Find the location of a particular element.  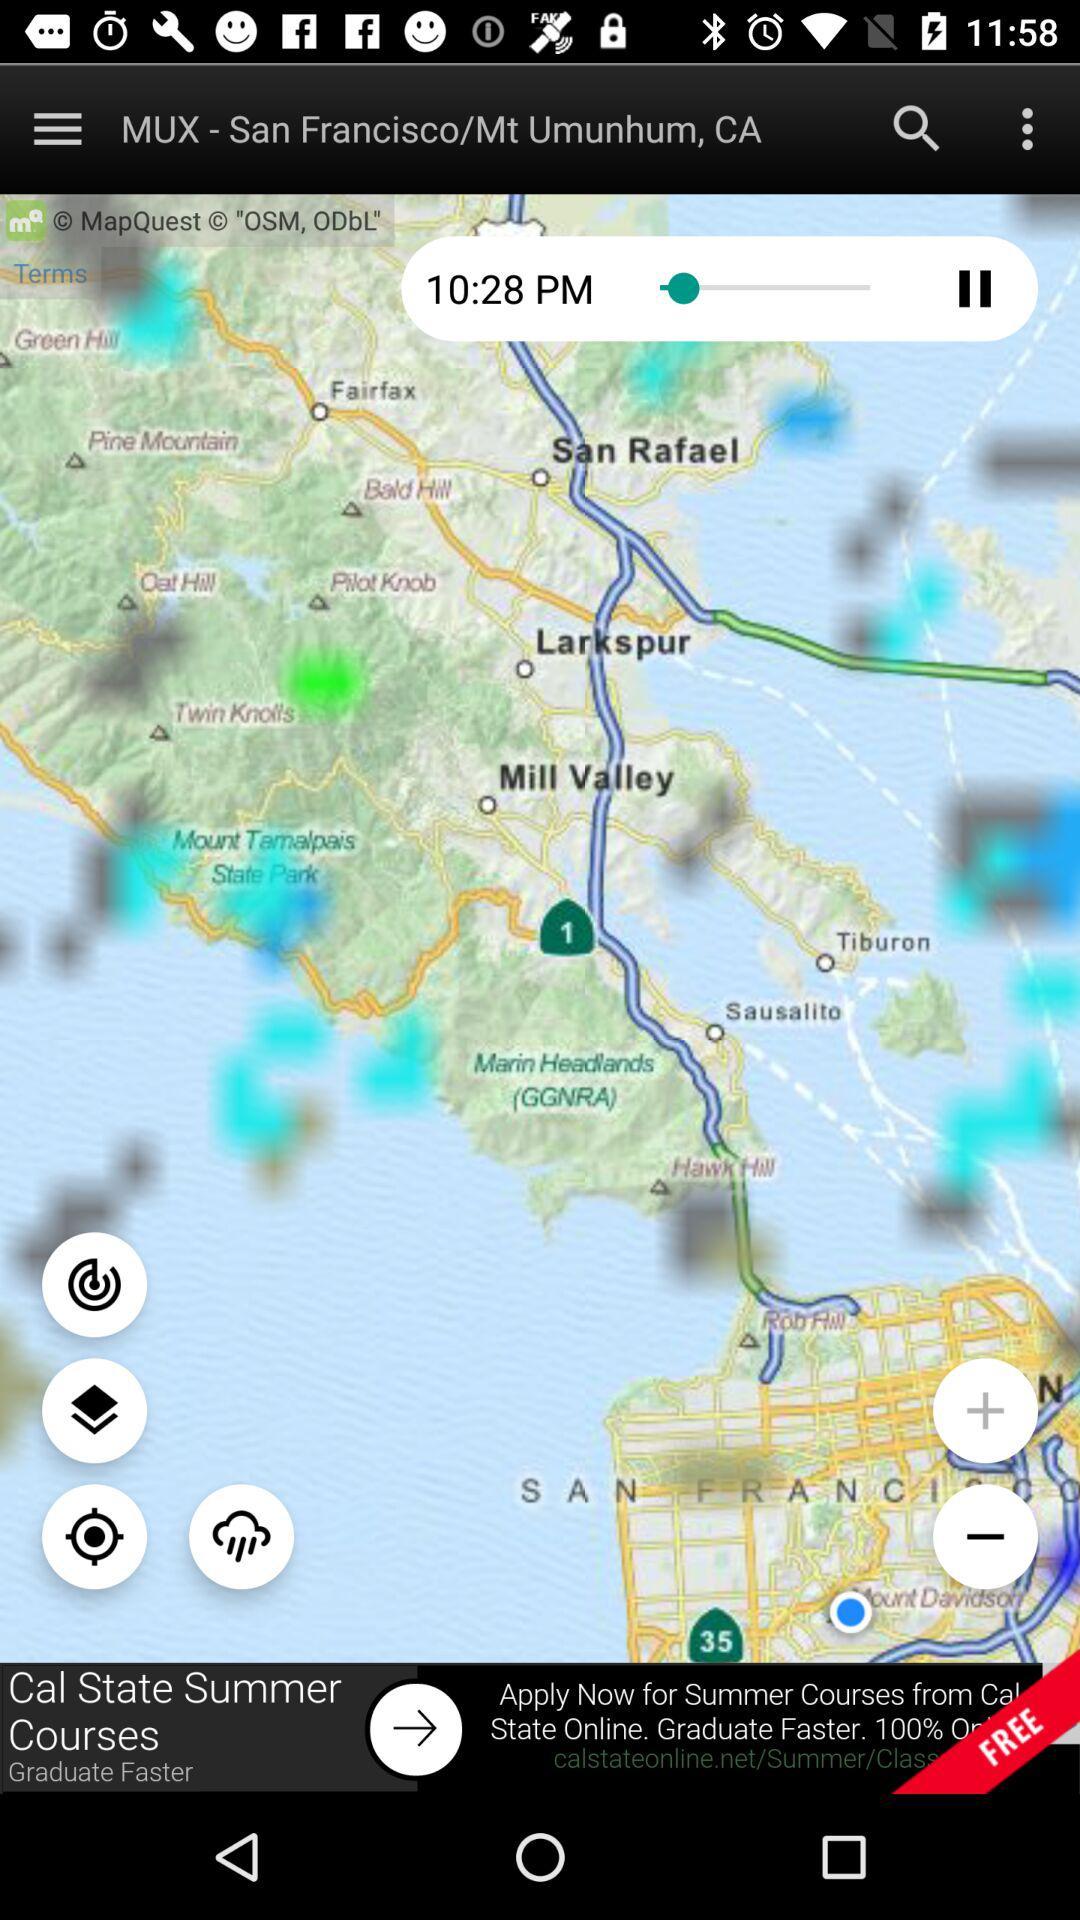

the layers icon is located at coordinates (94, 1409).